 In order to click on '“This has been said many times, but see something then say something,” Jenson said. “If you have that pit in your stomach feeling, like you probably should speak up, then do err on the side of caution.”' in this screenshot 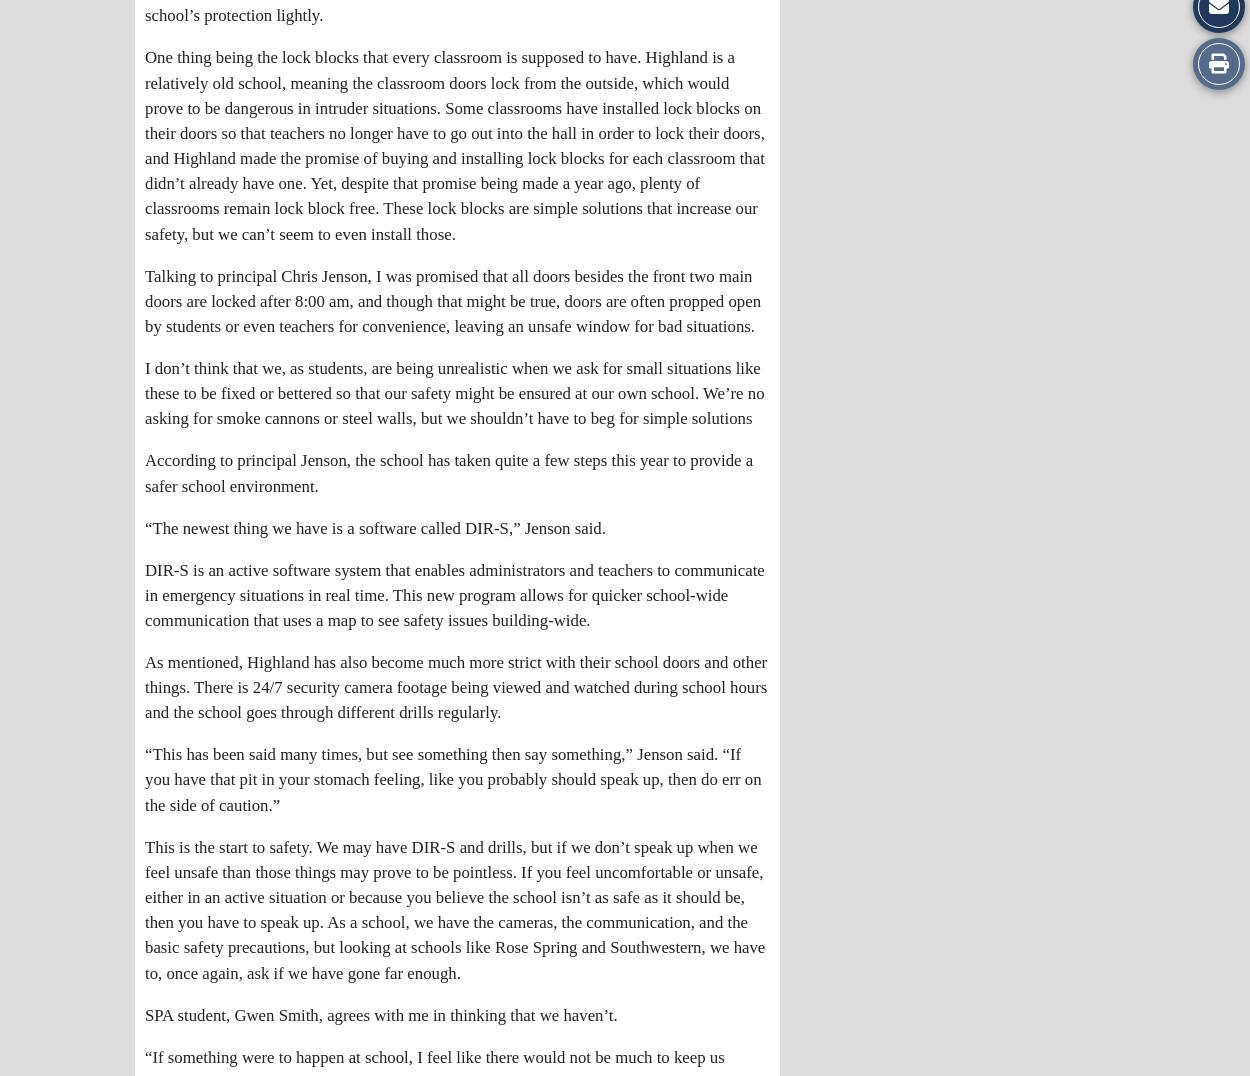, I will do `click(452, 779)`.